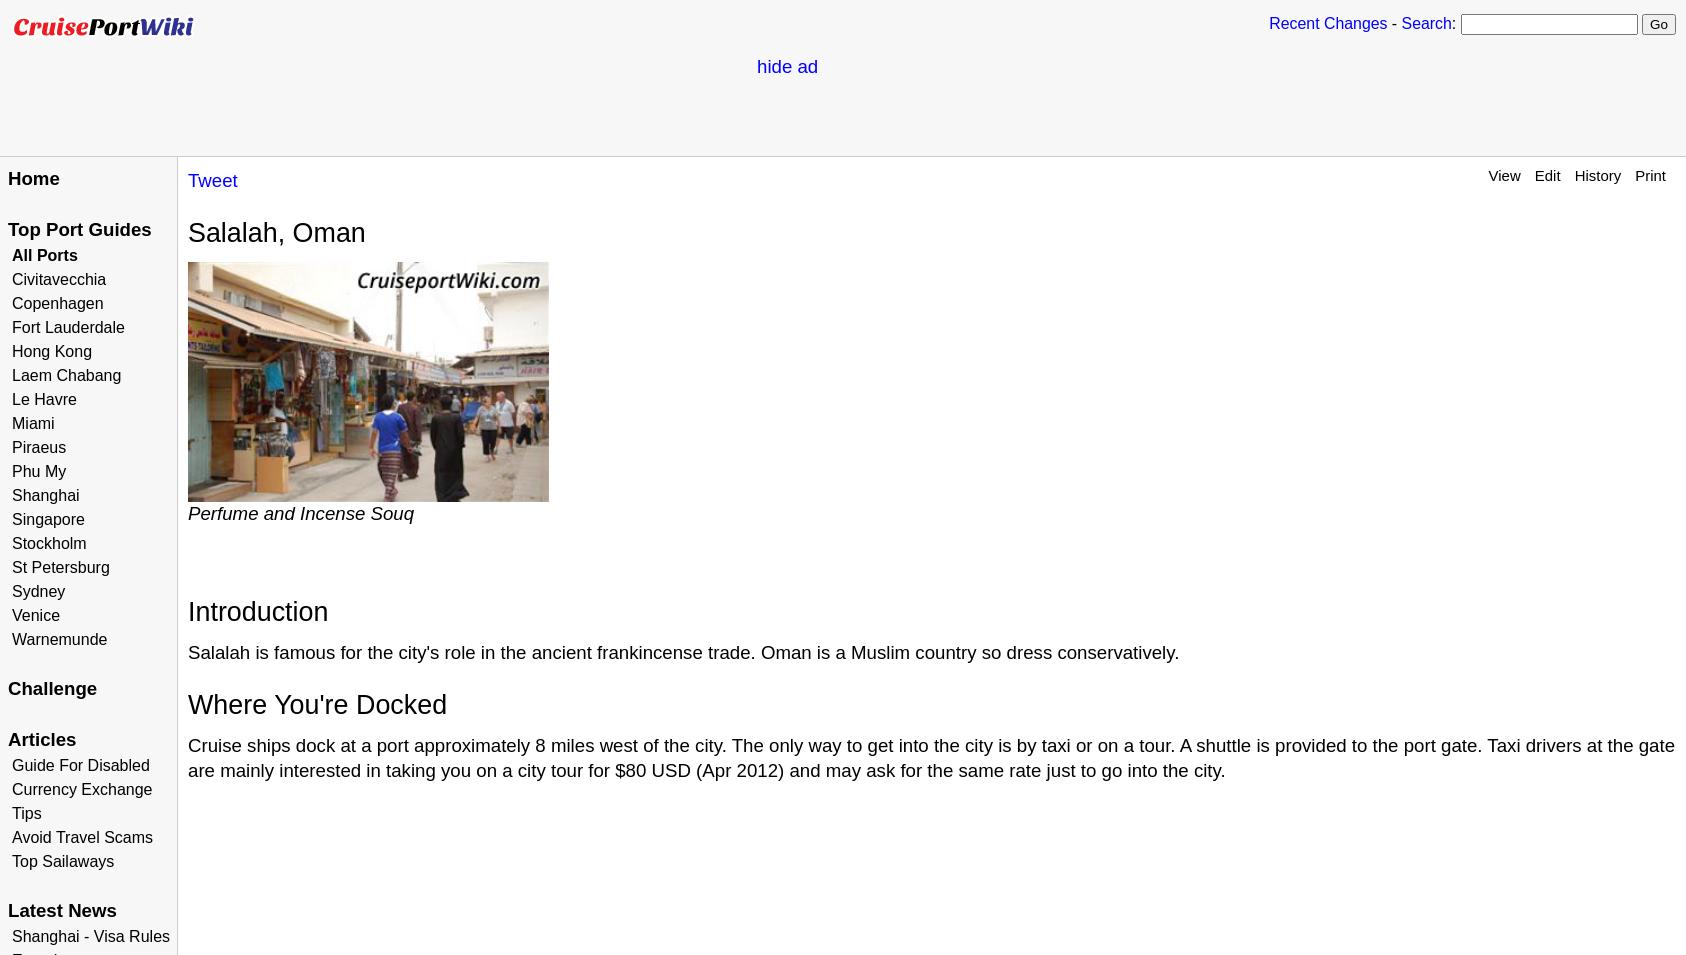 The height and width of the screenshot is (955, 1686). I want to click on 'Avoid Travel Scams', so click(81, 837).